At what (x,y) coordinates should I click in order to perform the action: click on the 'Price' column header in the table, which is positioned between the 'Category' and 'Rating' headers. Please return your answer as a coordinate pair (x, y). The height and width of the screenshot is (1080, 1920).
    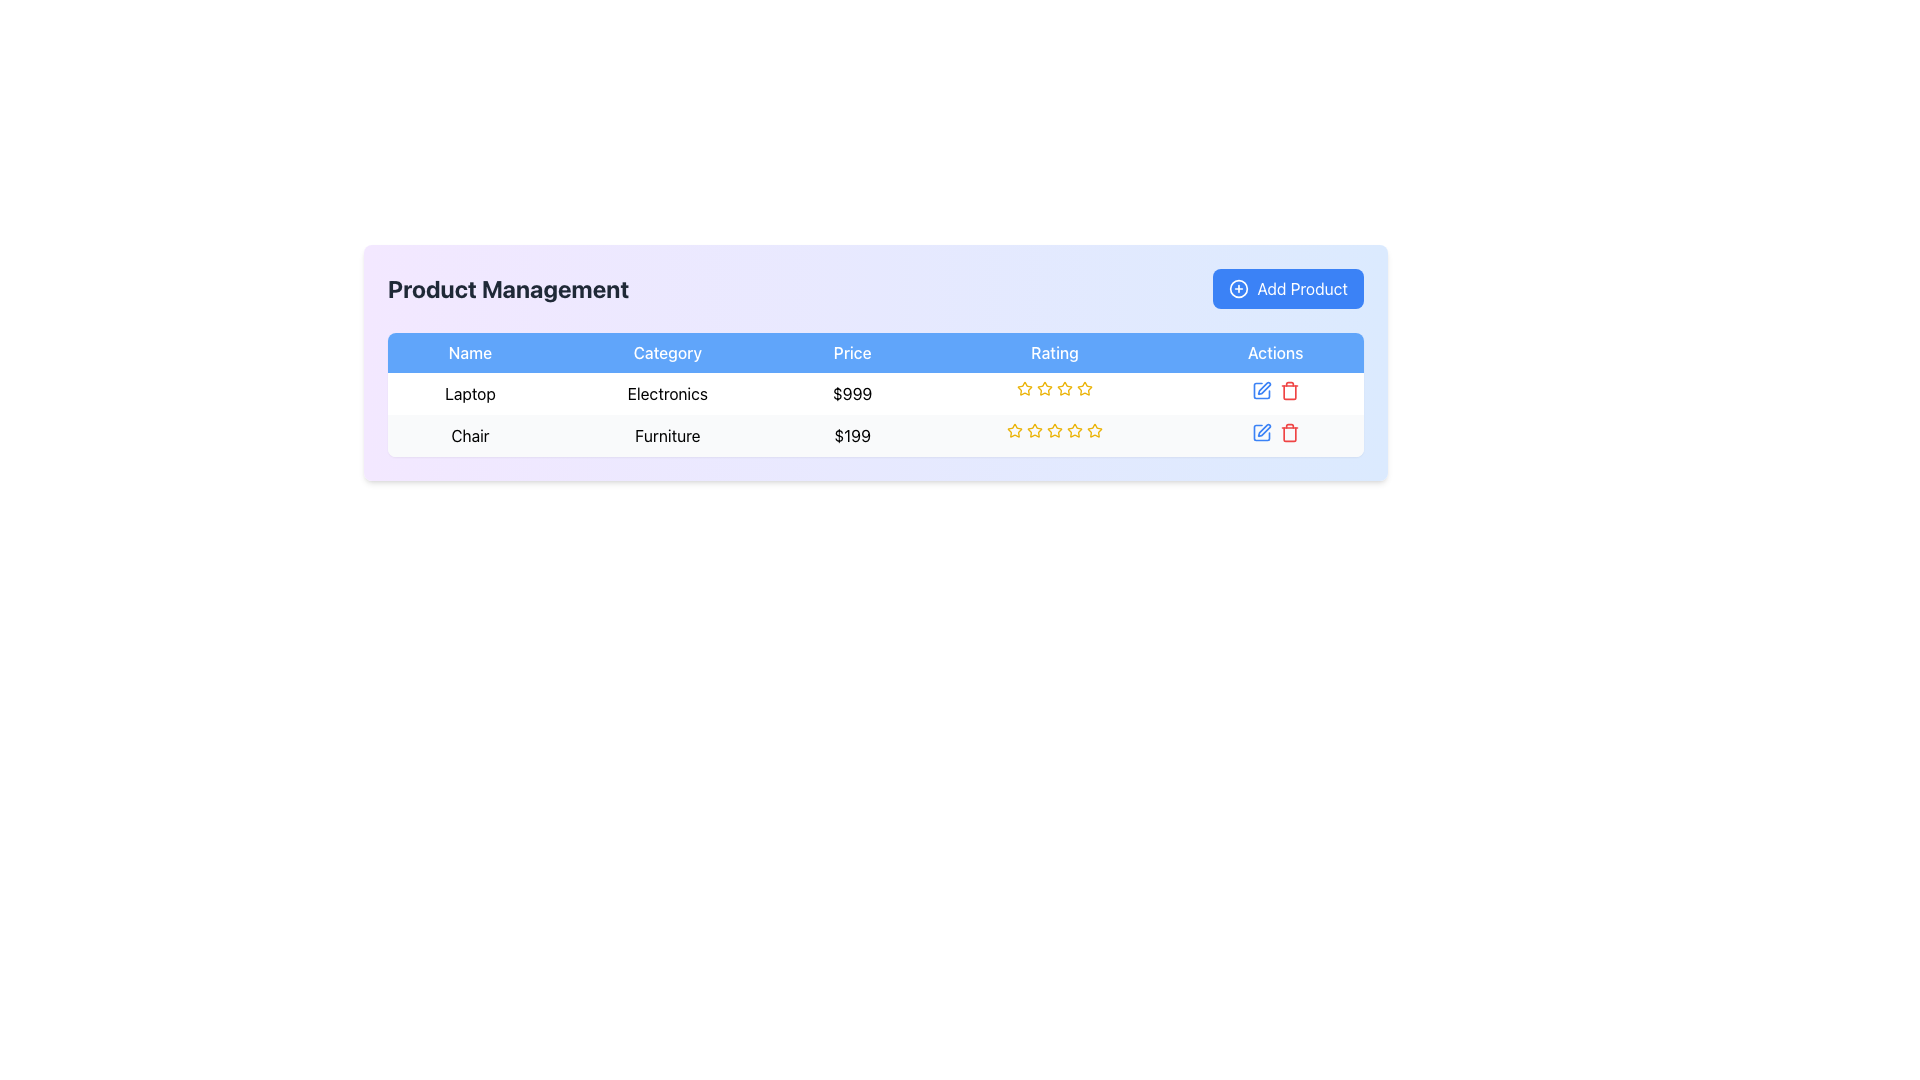
    Looking at the image, I should click on (852, 352).